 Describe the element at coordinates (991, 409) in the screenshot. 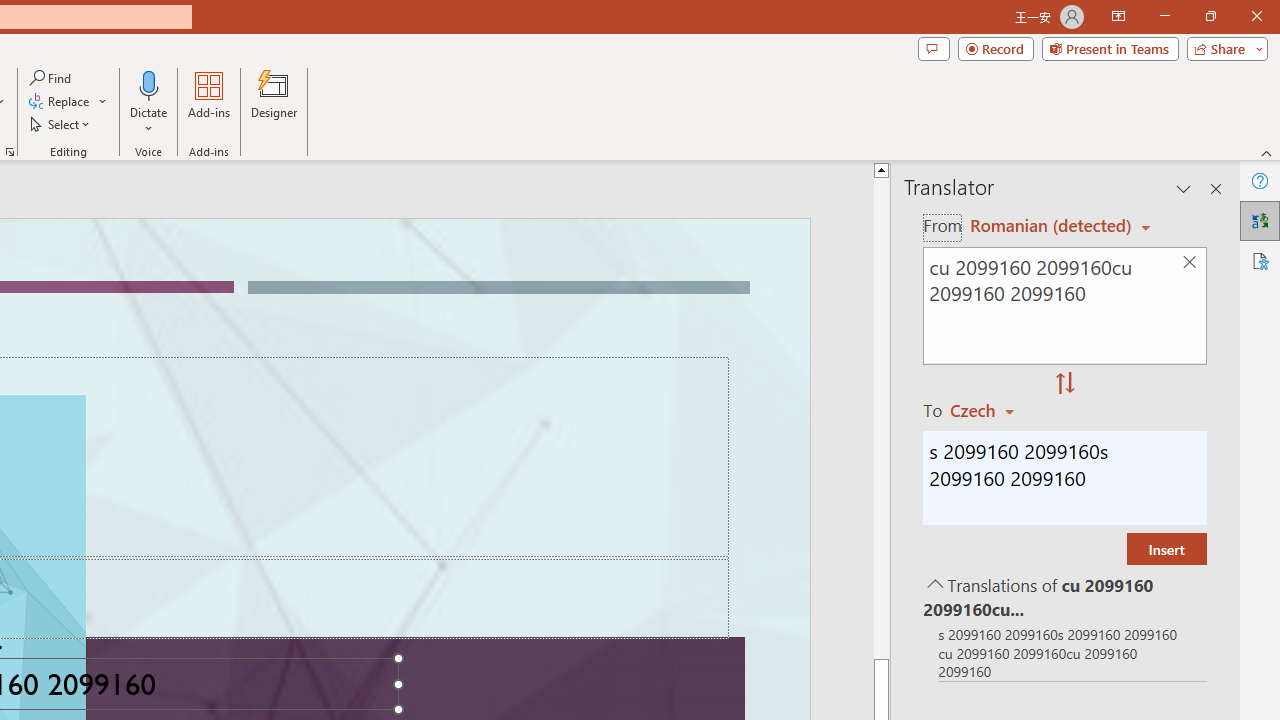

I see `'Czech'` at that location.